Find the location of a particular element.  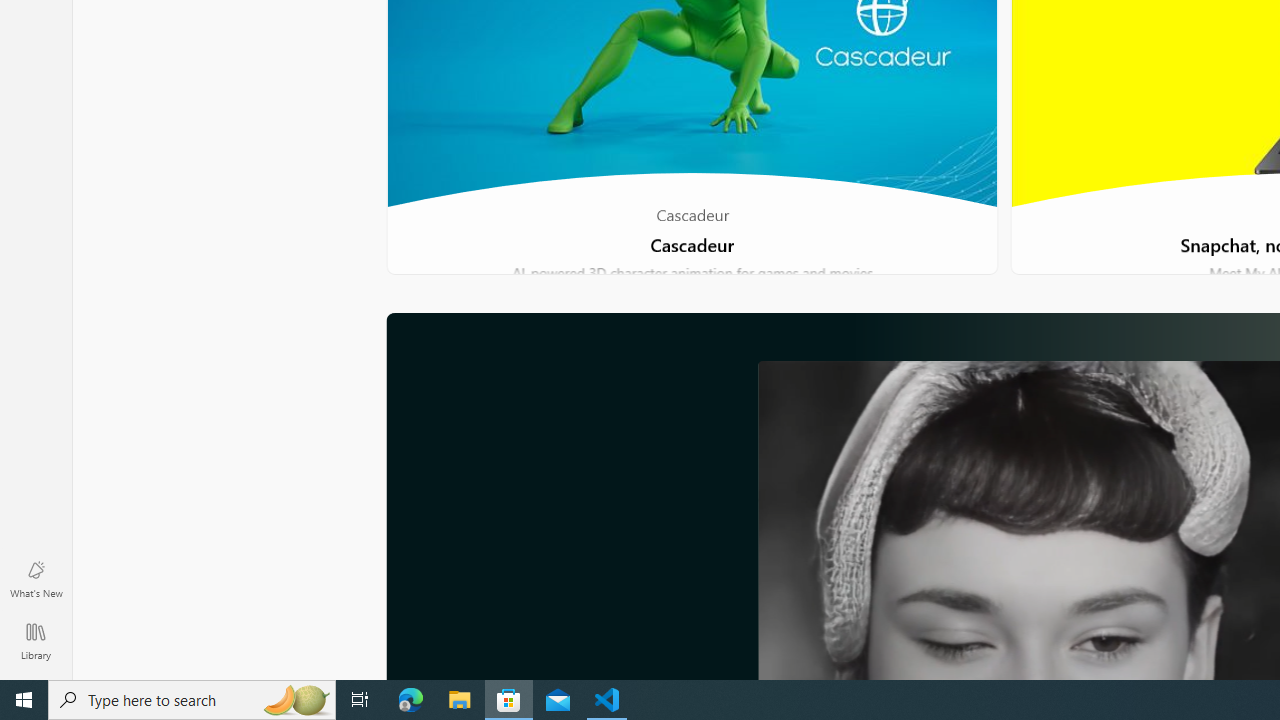

'Library' is located at coordinates (35, 640).